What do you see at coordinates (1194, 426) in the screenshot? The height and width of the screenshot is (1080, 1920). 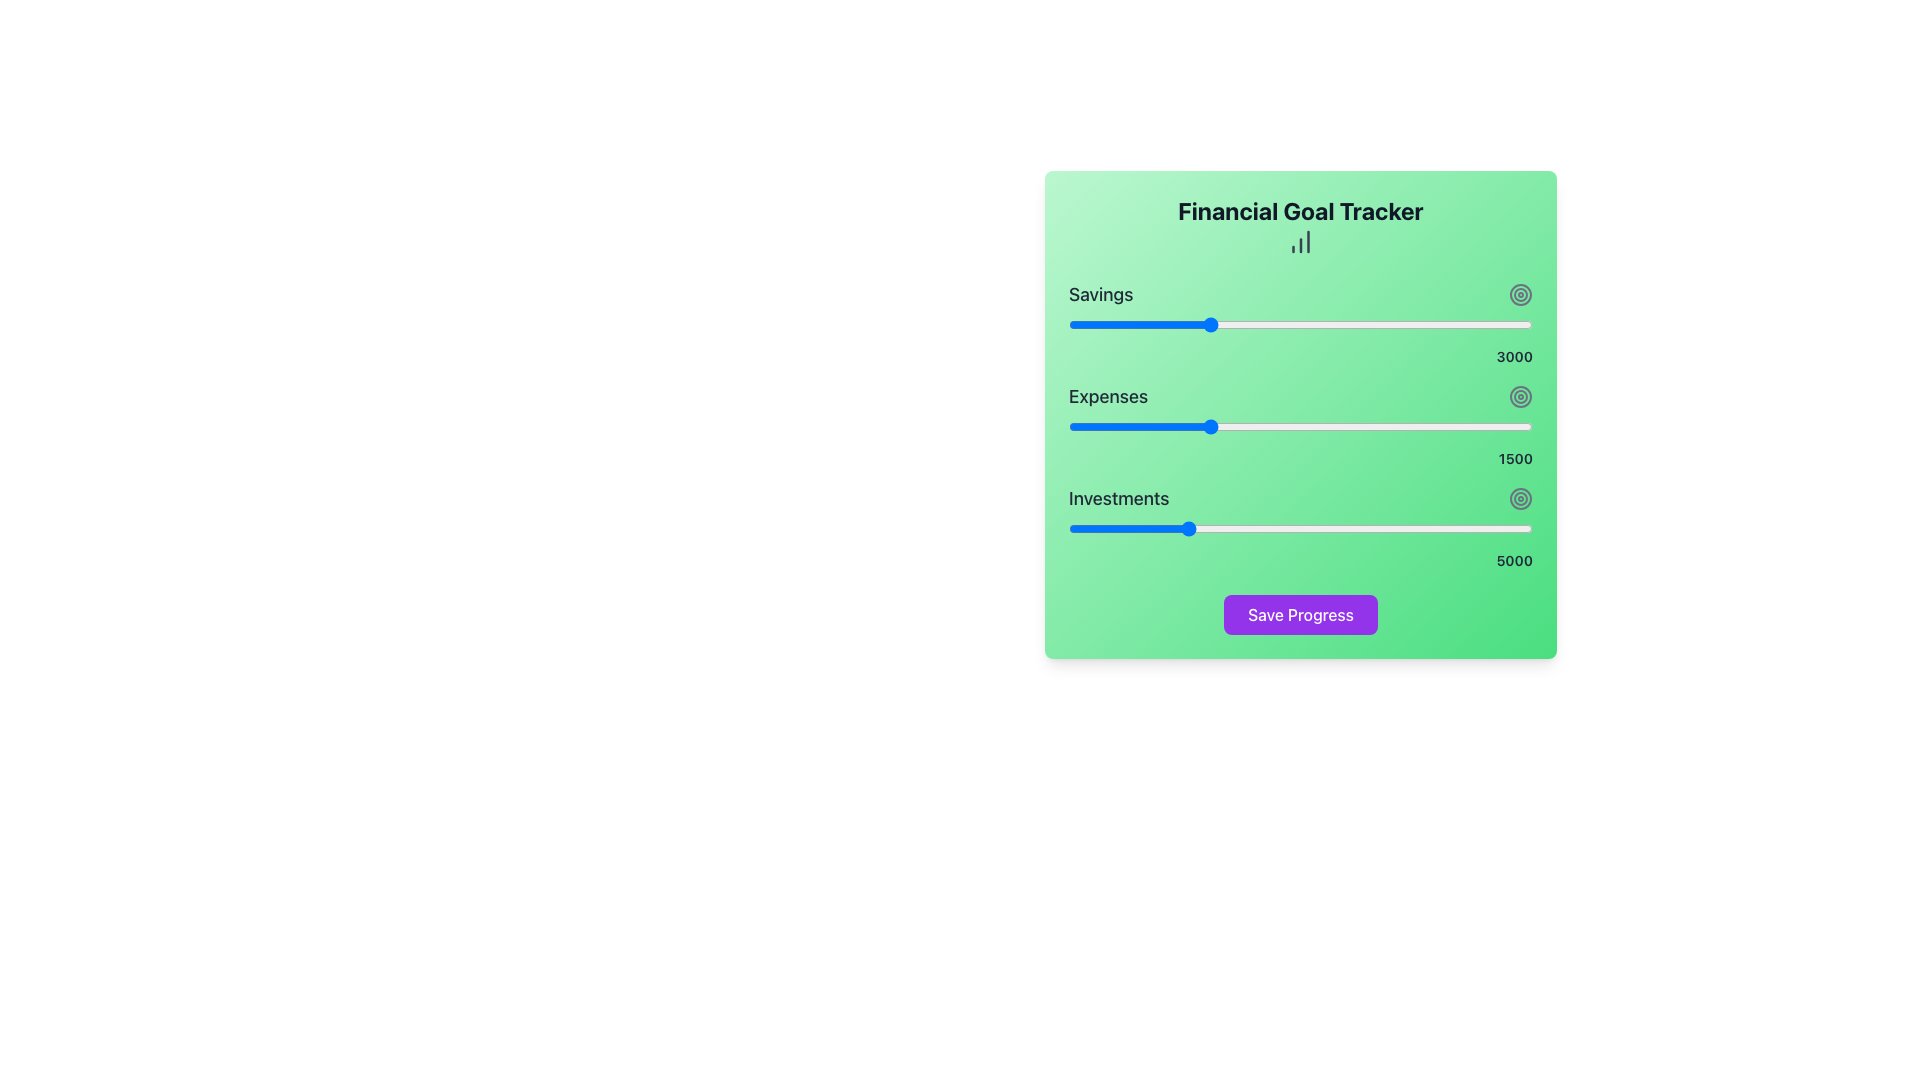 I see `the expenses slider` at bounding box center [1194, 426].